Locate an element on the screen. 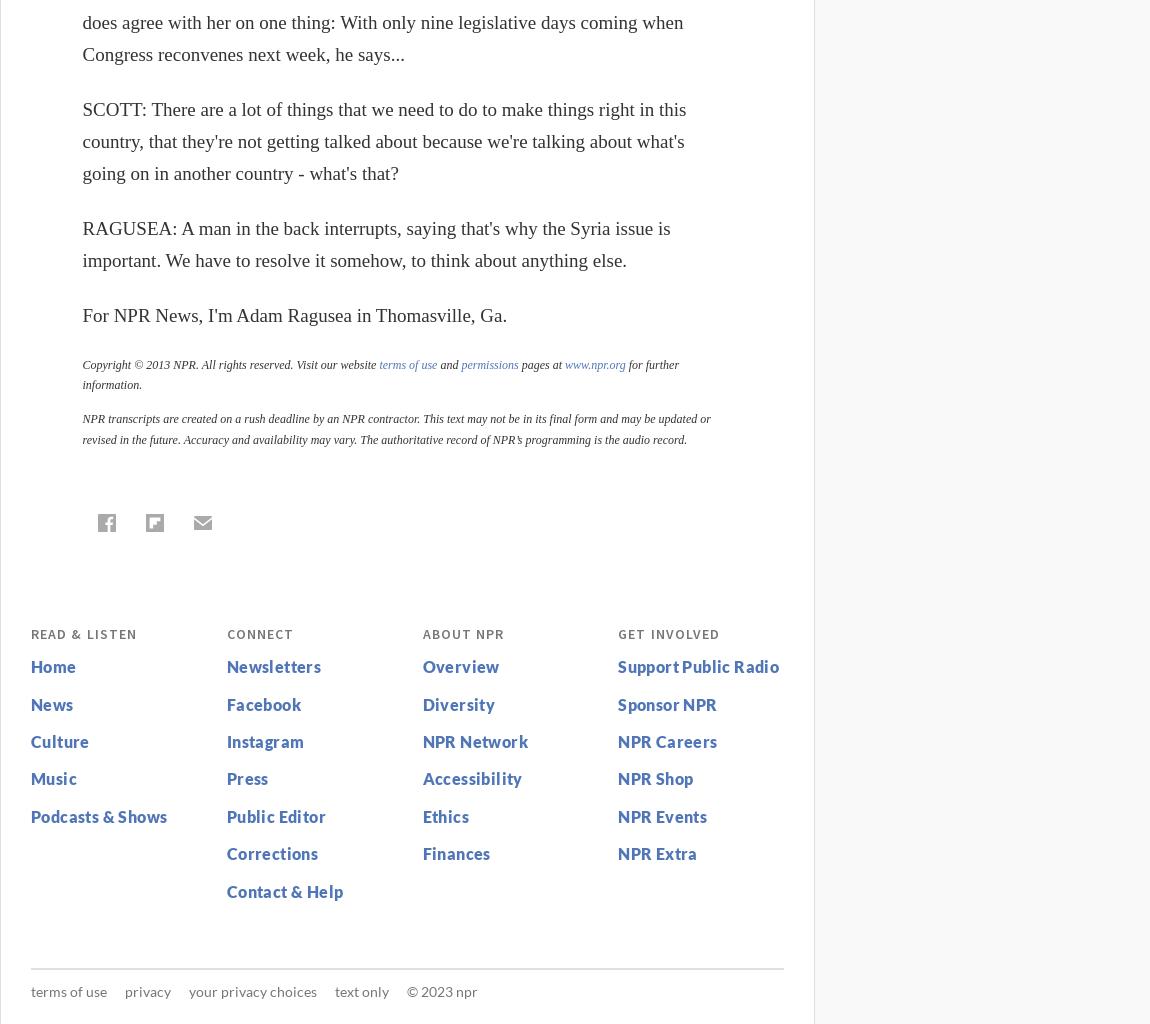  '© 2023 npr' is located at coordinates (442, 990).